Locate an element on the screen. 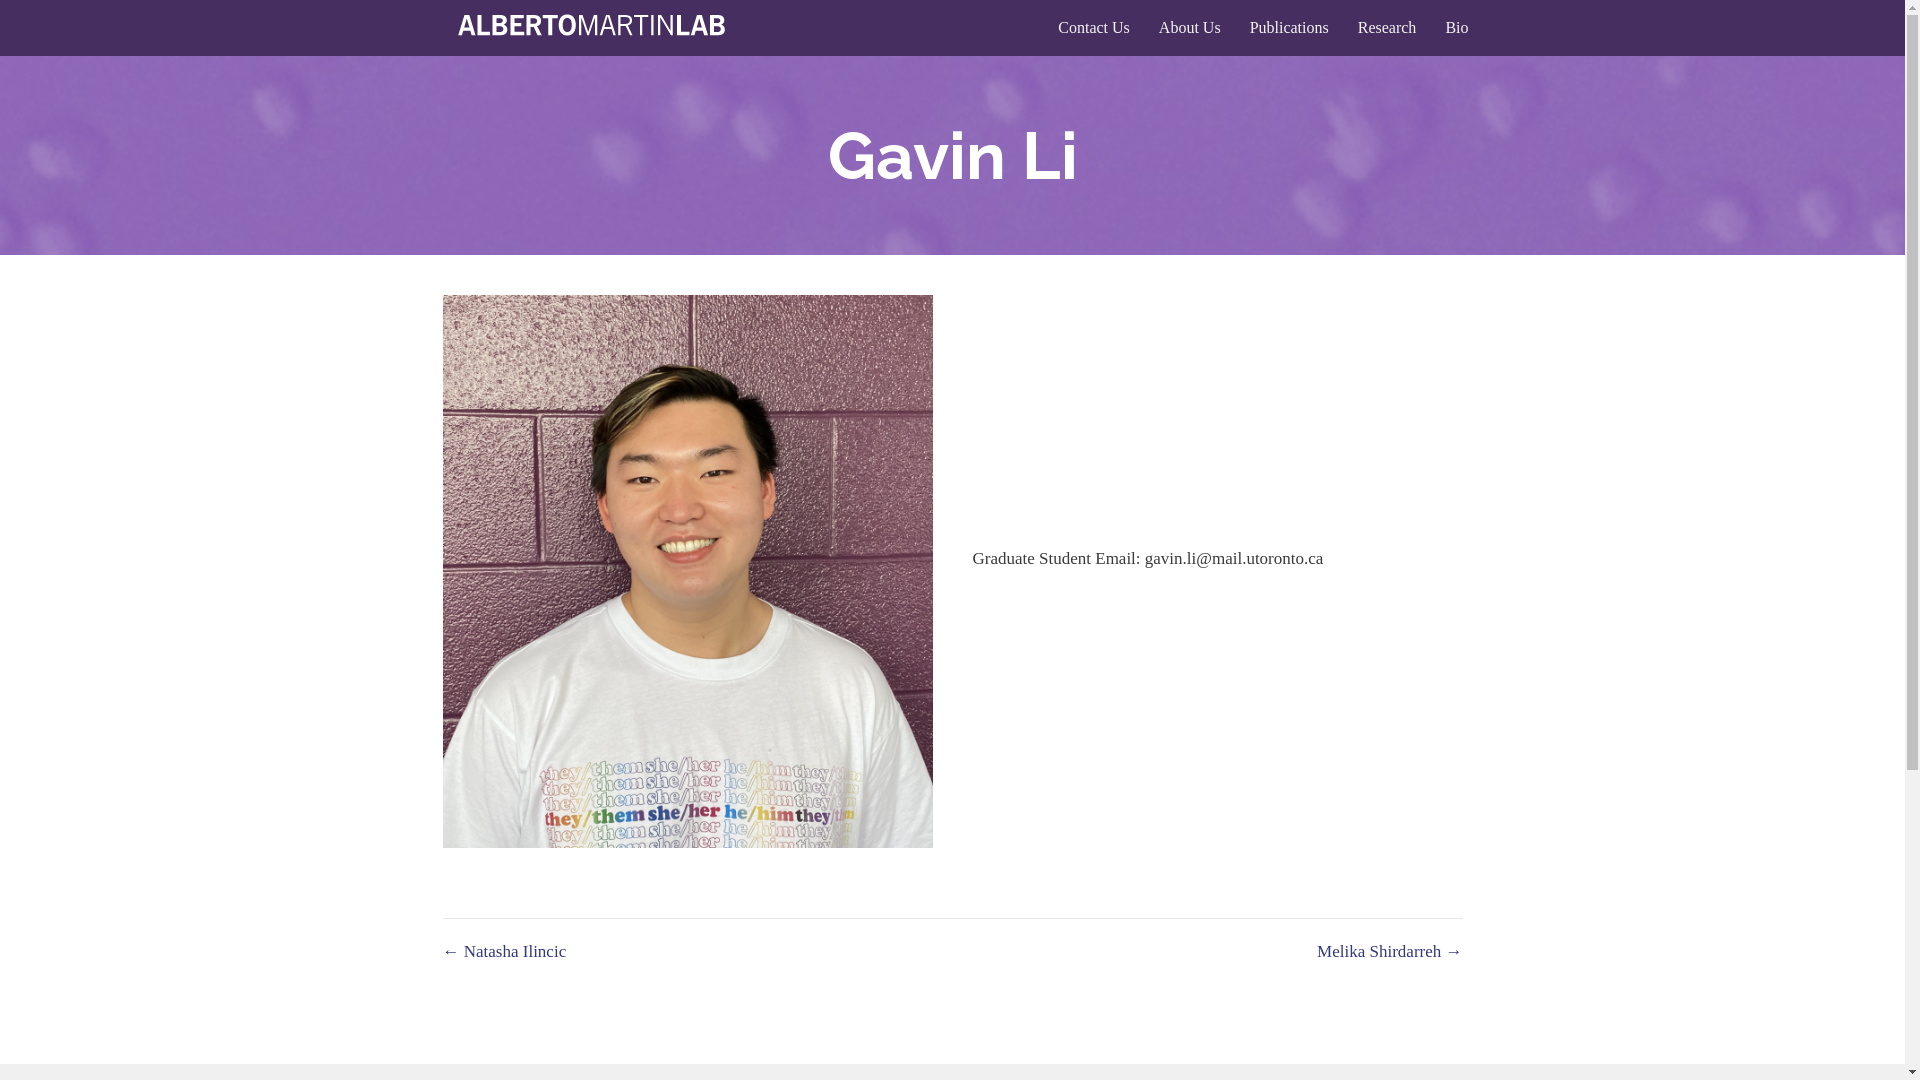 Image resolution: width=1920 pixels, height=1080 pixels. 'Research' is located at coordinates (1344, 27).